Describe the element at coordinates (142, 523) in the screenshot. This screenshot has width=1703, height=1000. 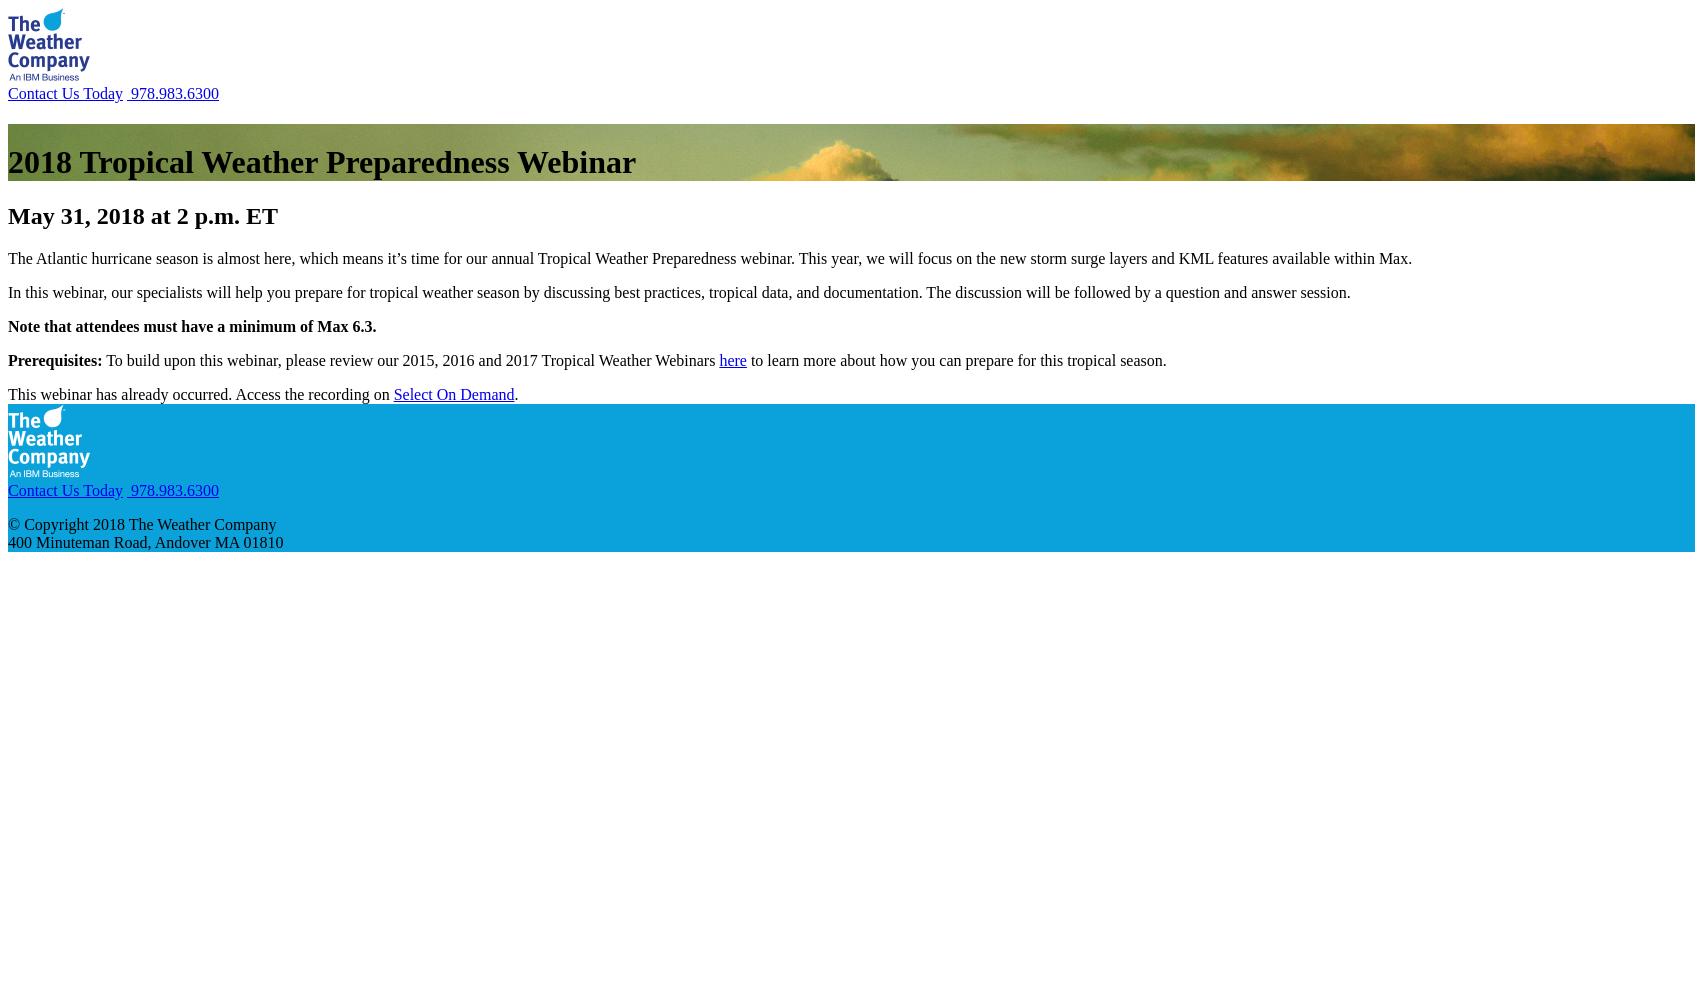
I see `'© Copyright 2018 The Weather Company'` at that location.